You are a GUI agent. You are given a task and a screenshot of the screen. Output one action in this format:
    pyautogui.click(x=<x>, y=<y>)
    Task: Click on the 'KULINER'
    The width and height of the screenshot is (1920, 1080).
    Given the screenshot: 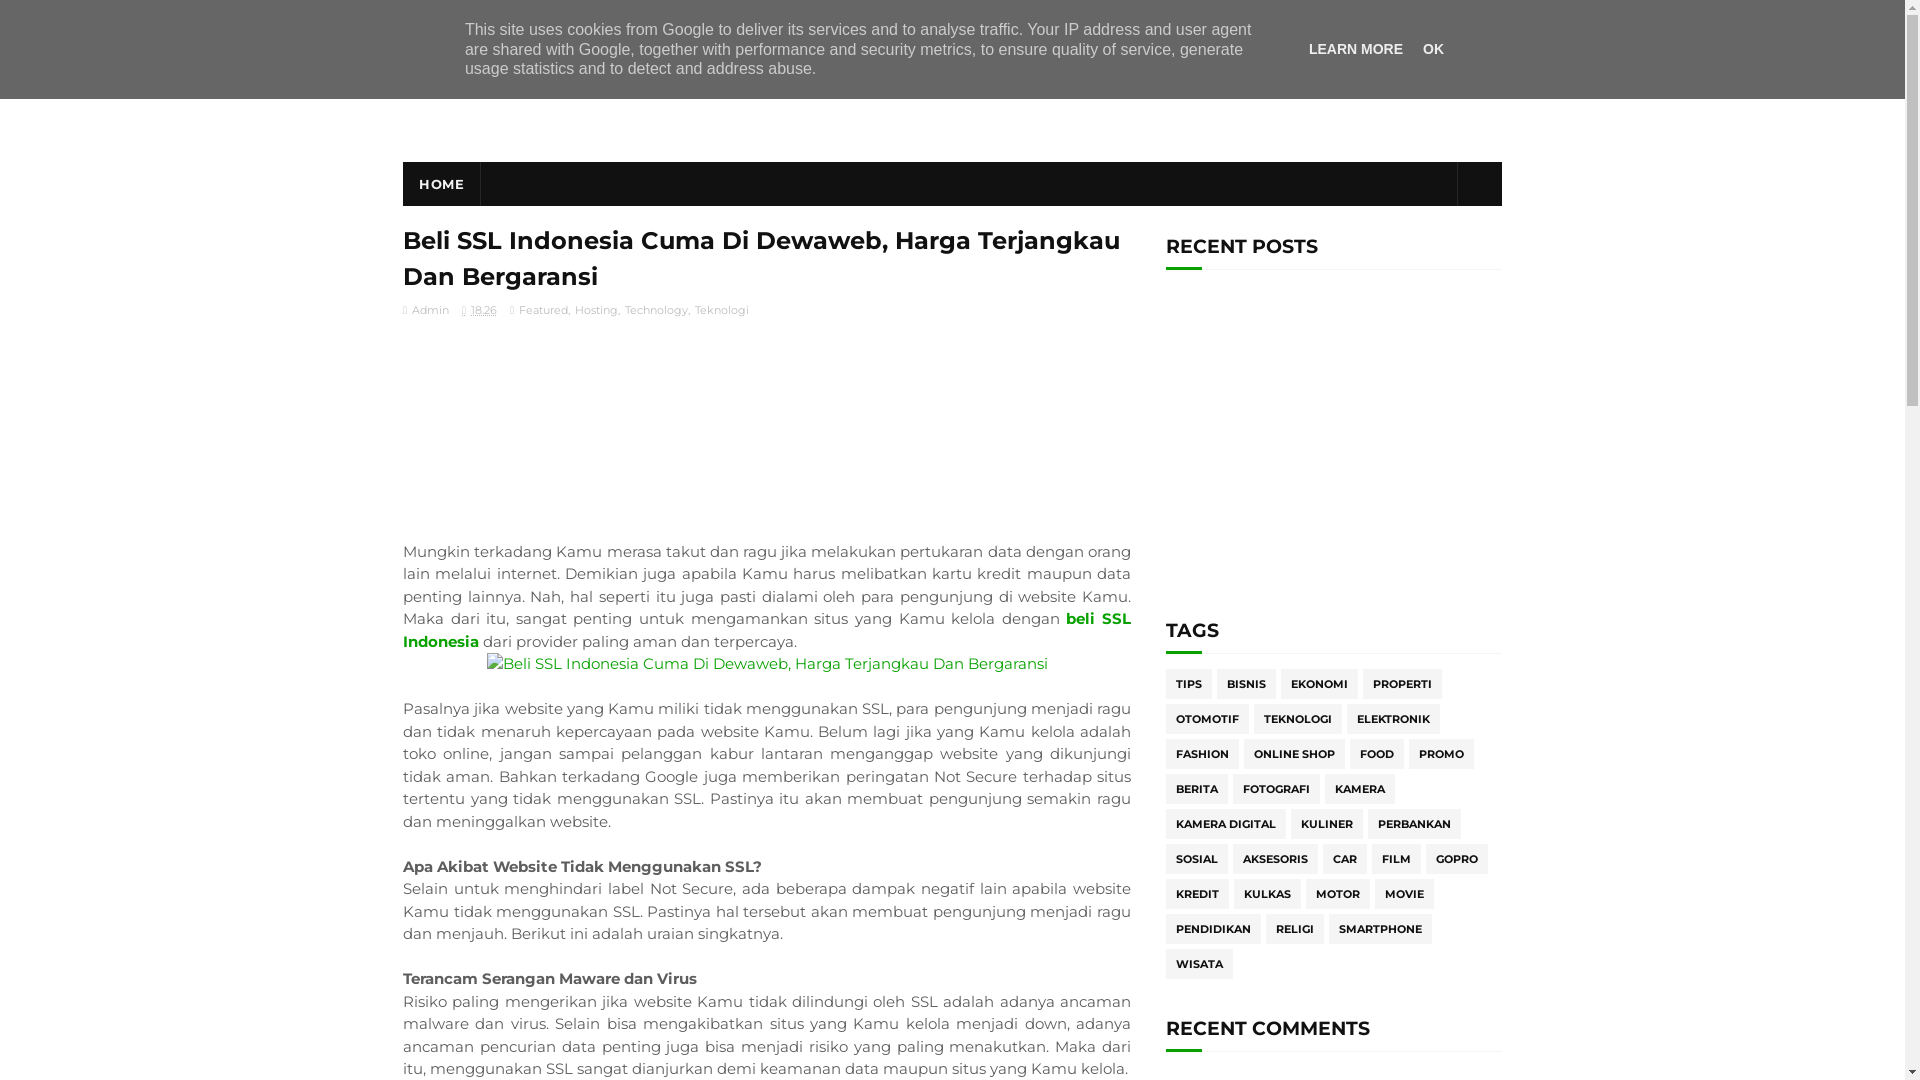 What is the action you would take?
    pyautogui.click(x=1326, y=824)
    